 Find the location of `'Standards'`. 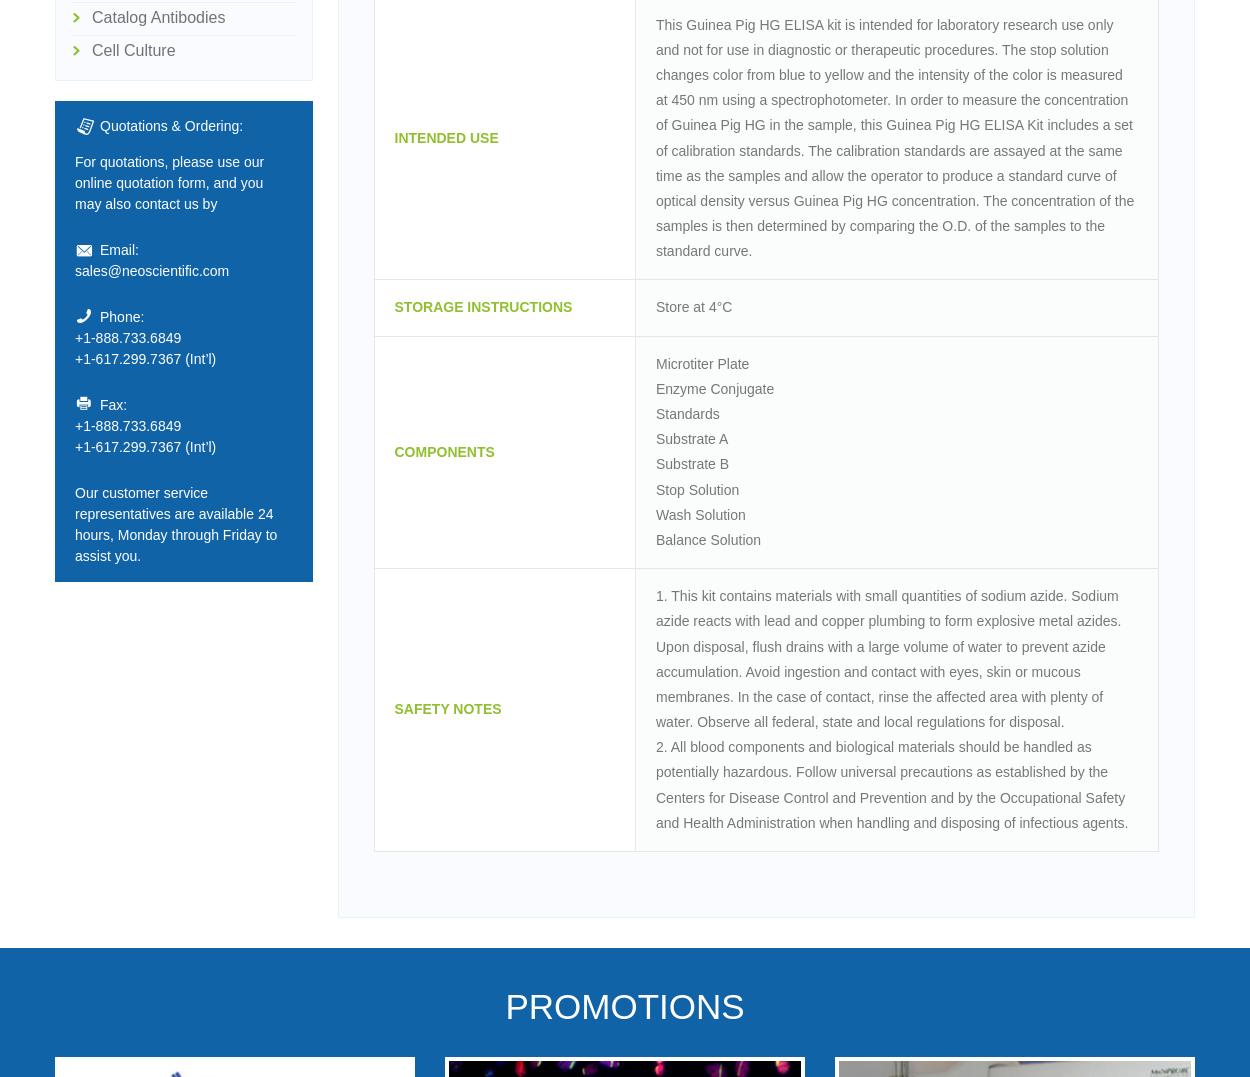

'Standards' is located at coordinates (655, 413).